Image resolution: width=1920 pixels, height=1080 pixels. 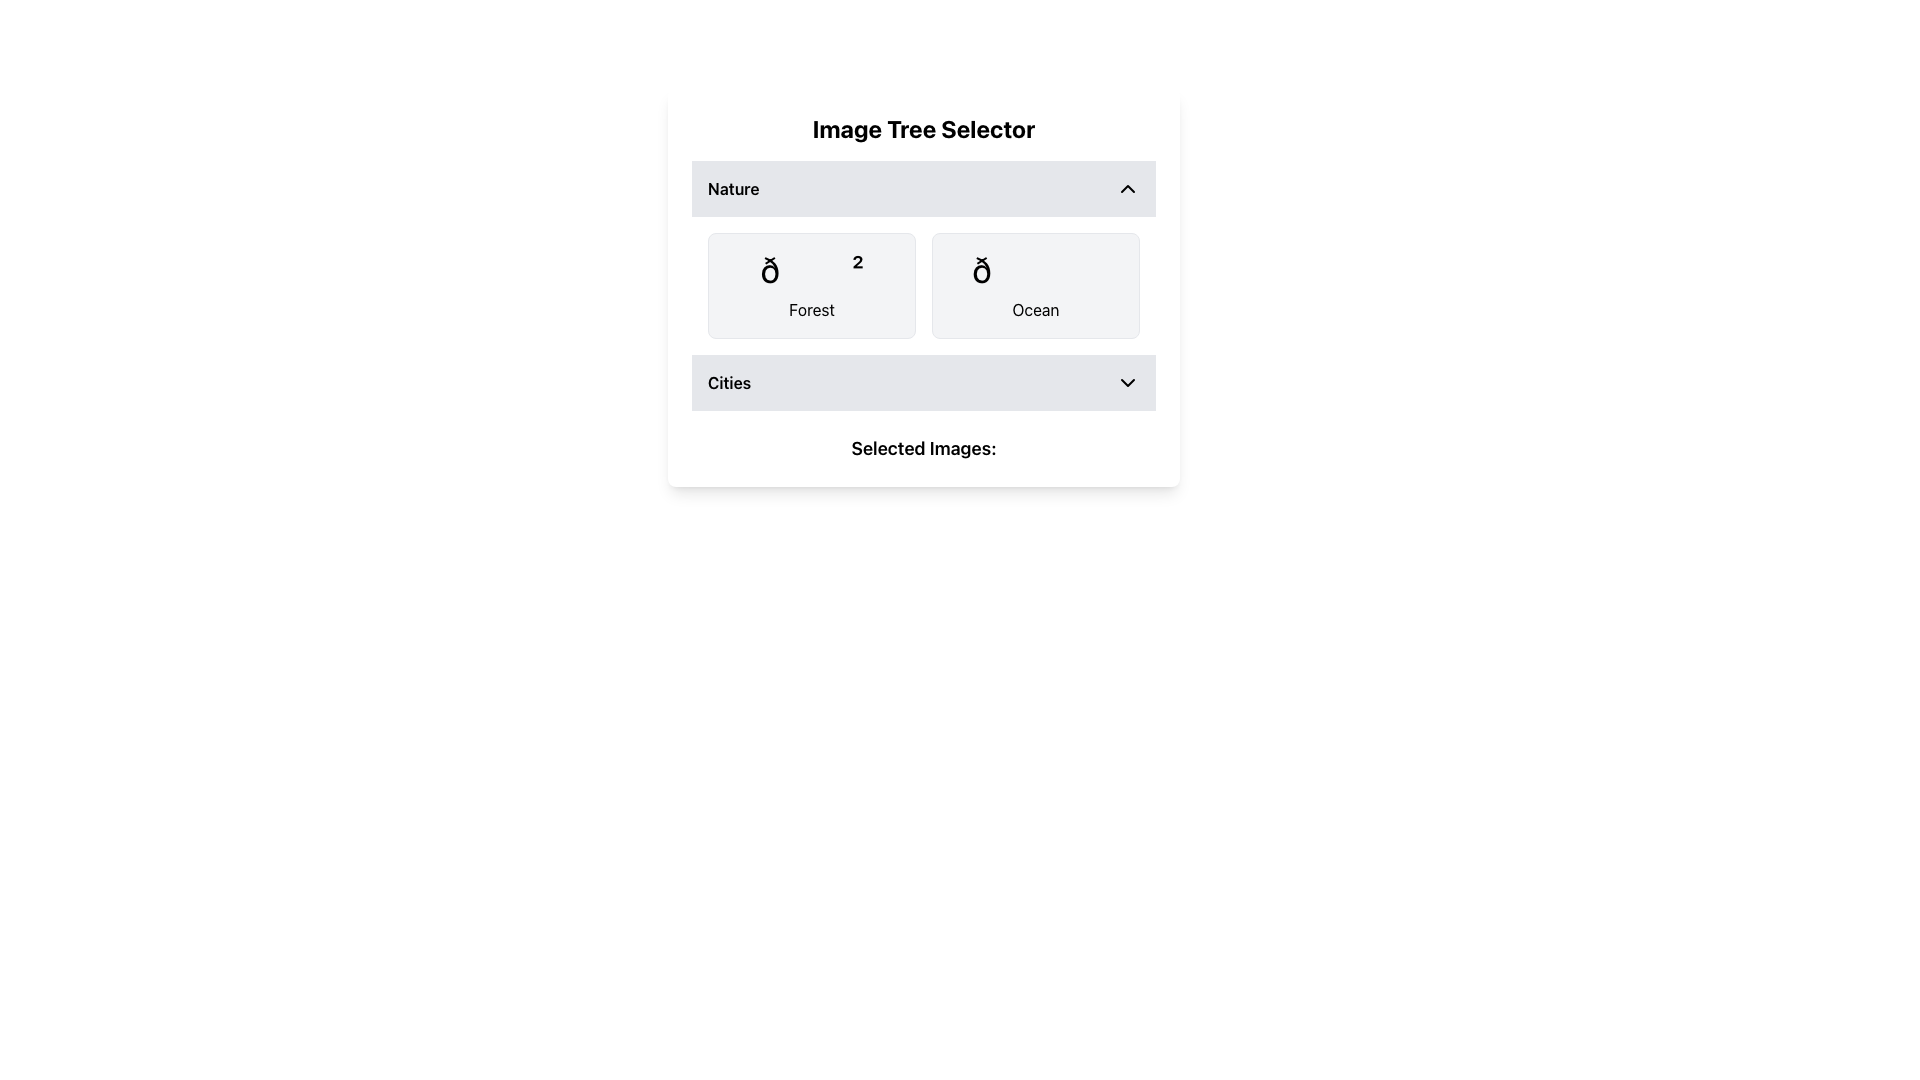 What do you see at coordinates (1128, 382) in the screenshot?
I see `the Dropdown Indicator (Chevron Icon) positioned to the far-right side of the 'Cities' row to potentially display a tooltip` at bounding box center [1128, 382].